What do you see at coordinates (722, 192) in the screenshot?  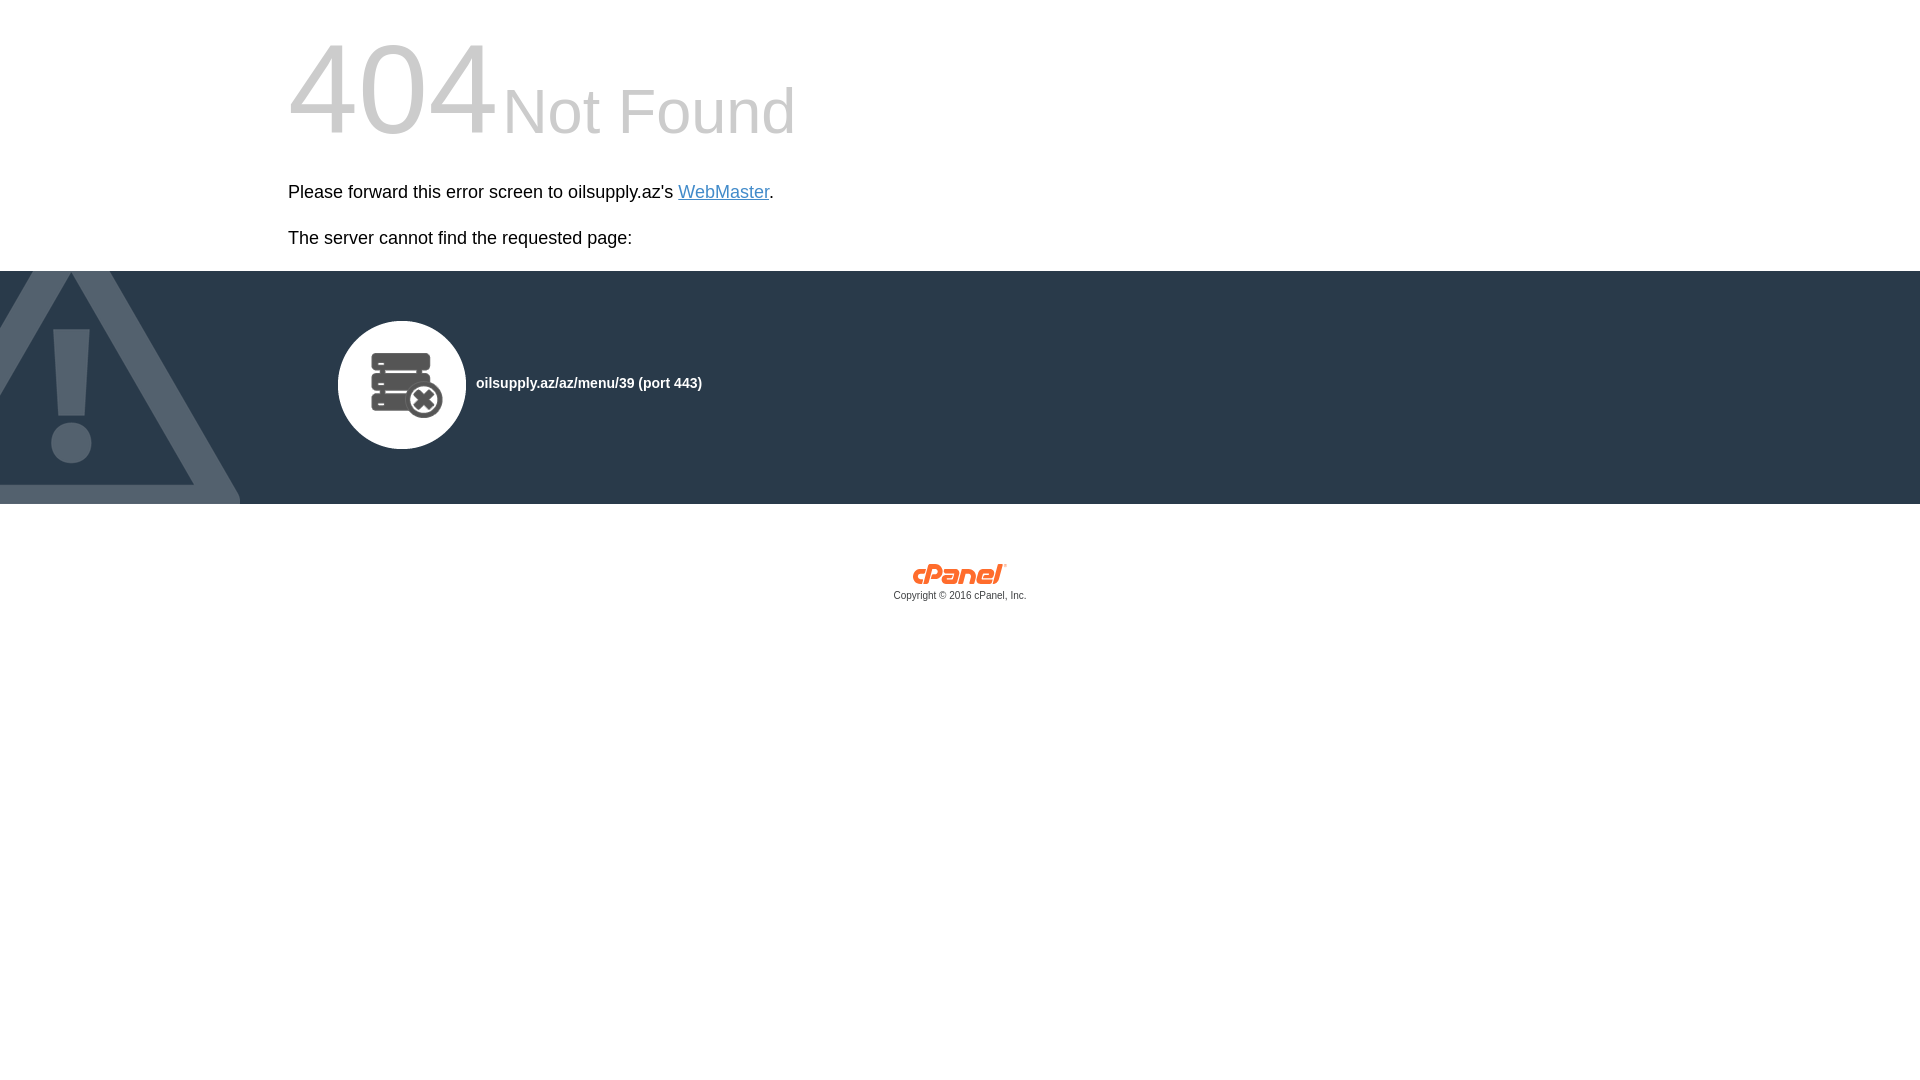 I see `'WebMaster'` at bounding box center [722, 192].